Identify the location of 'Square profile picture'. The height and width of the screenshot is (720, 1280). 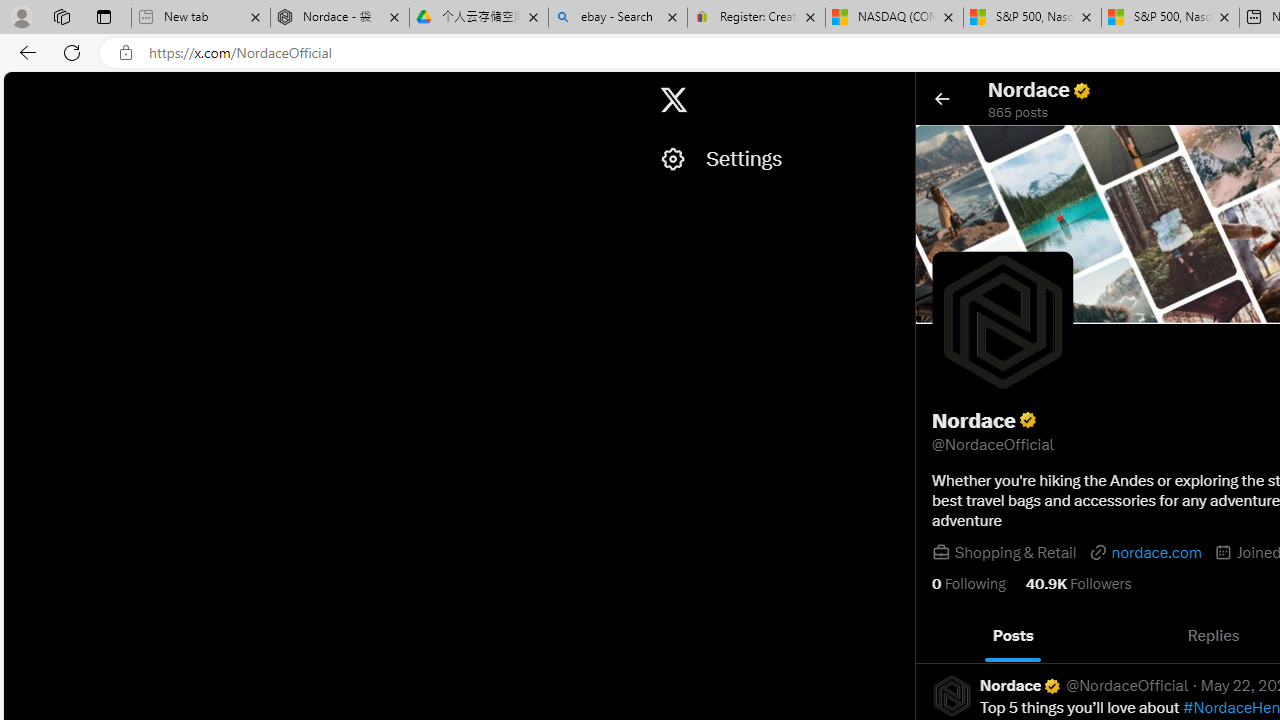
(950, 694).